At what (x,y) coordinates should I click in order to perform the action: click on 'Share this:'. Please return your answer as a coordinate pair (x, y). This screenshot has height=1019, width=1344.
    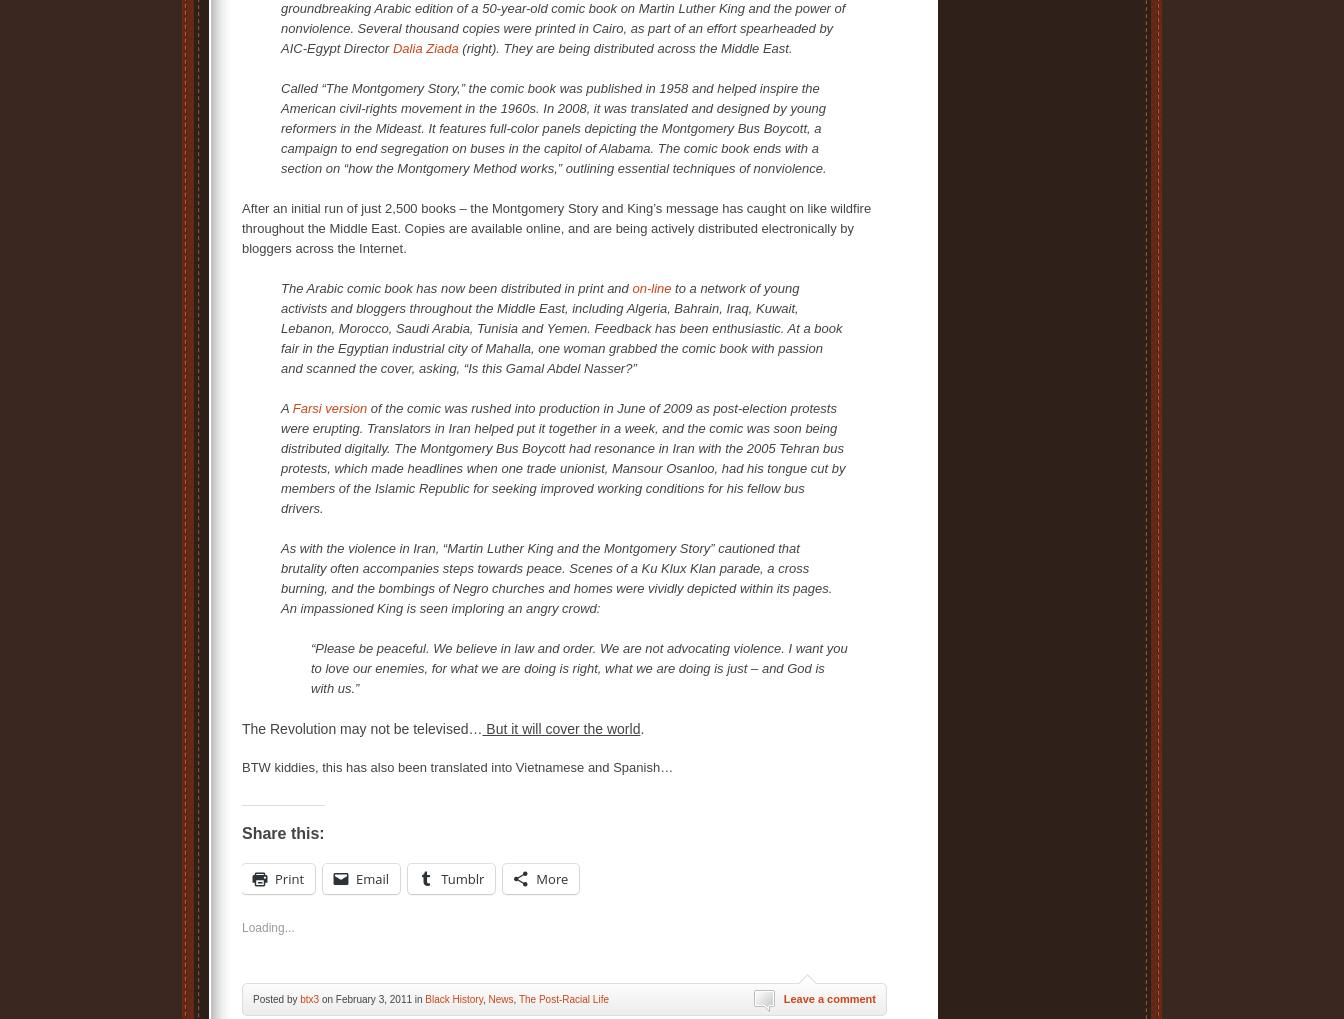
    Looking at the image, I should click on (283, 832).